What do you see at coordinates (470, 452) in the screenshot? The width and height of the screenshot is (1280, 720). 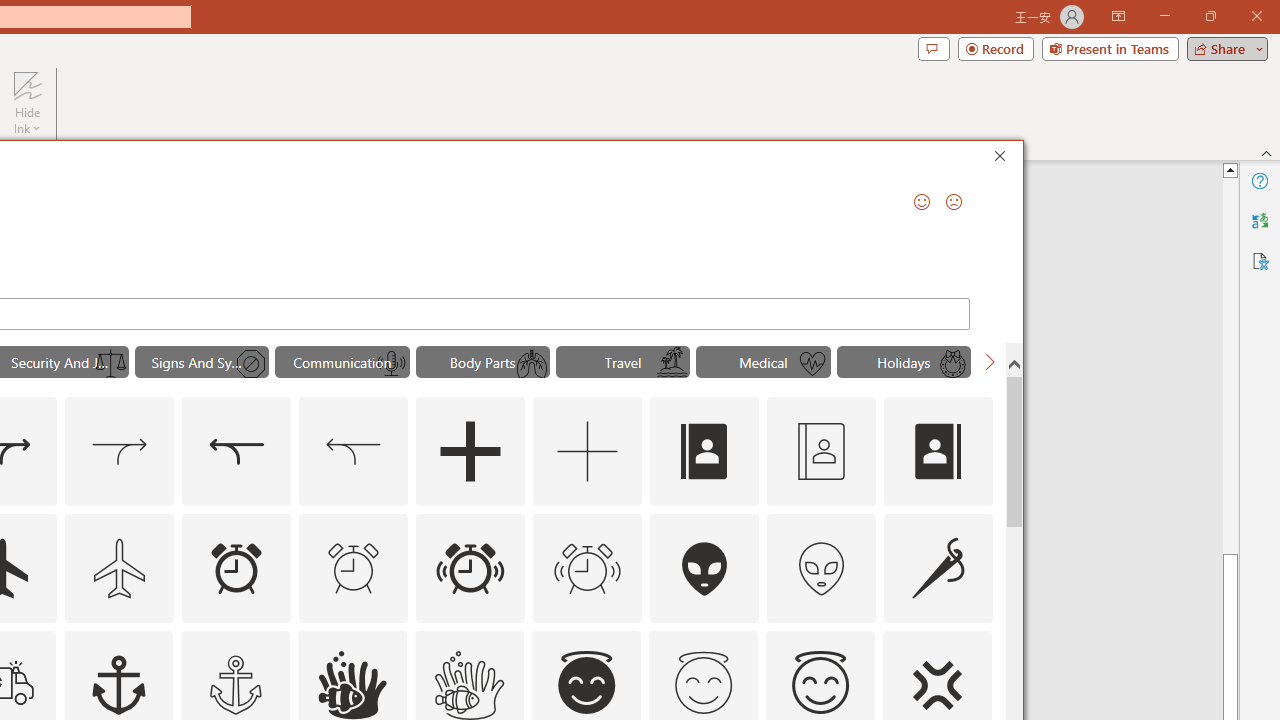 I see `'AutomationID: Icons_Add'` at bounding box center [470, 452].